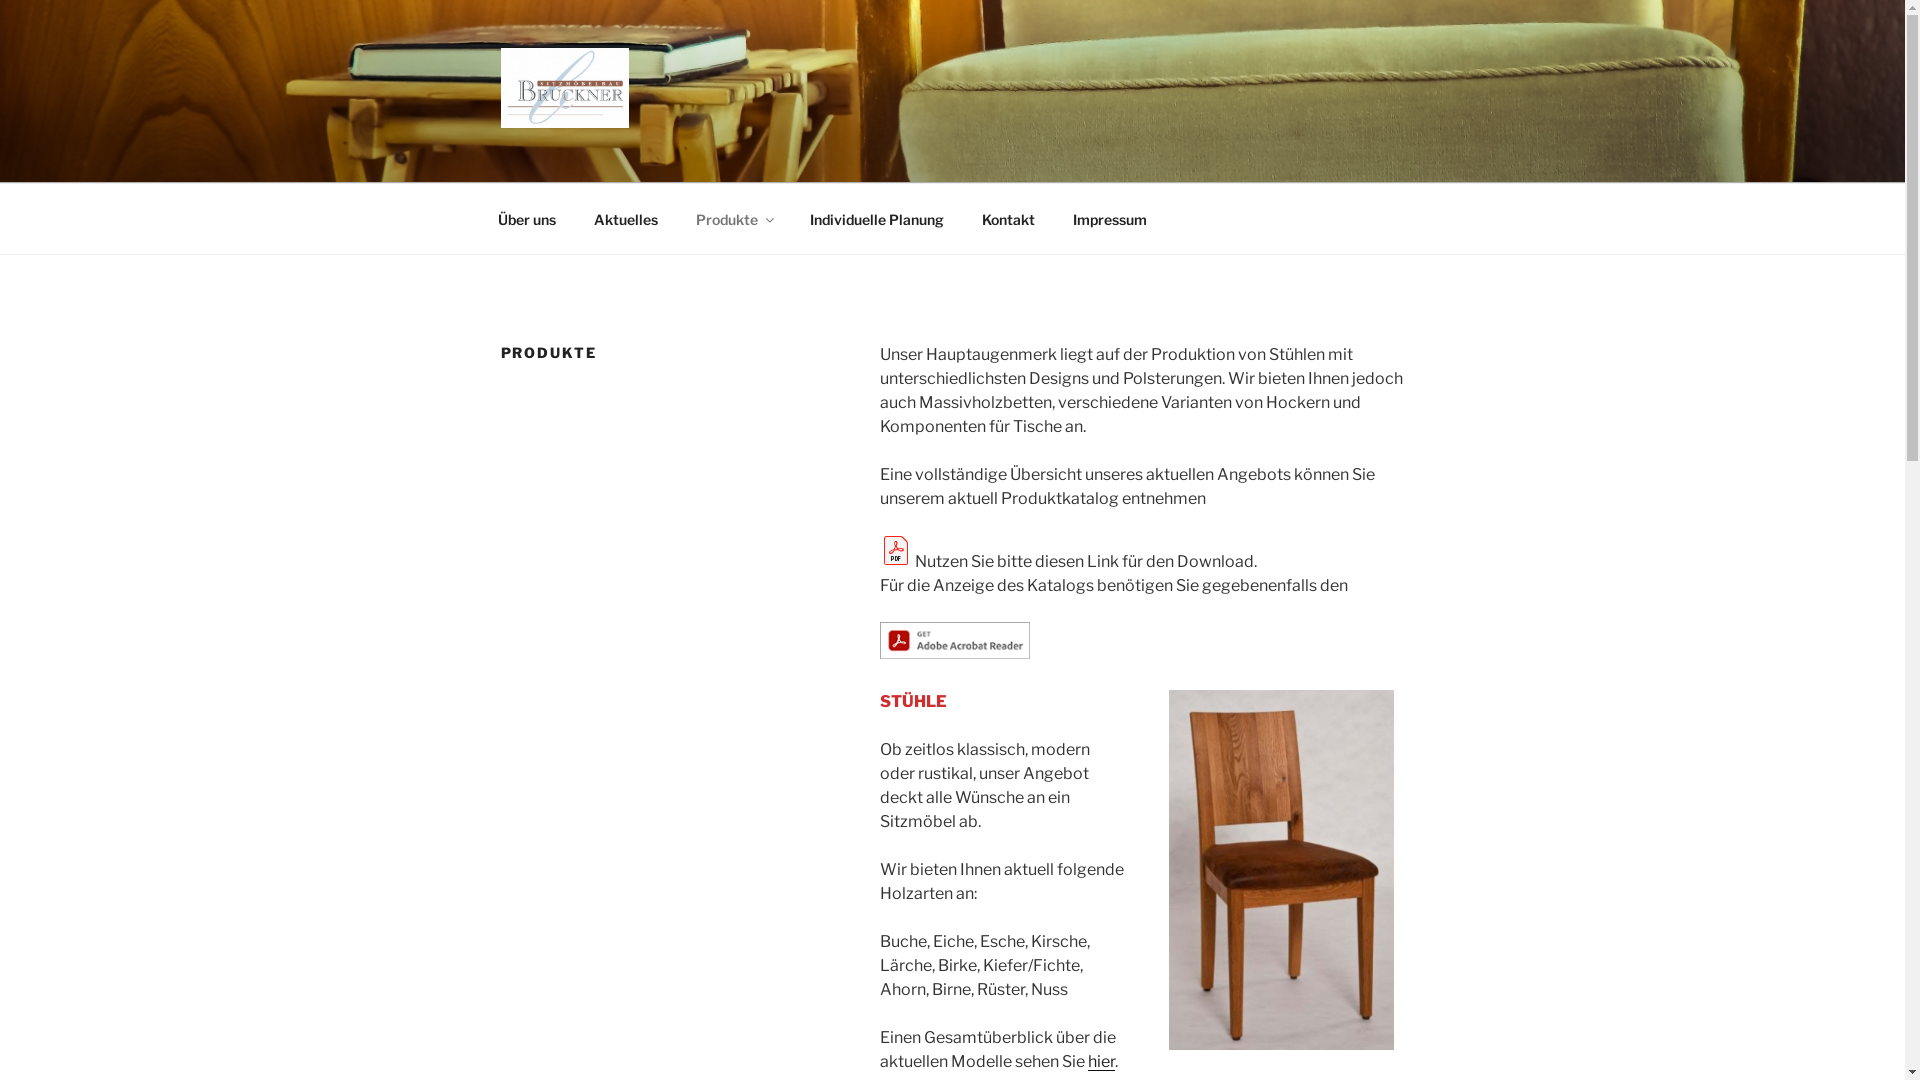 This screenshot has width=1920, height=1080. I want to click on 'Impressum', so click(1109, 218).